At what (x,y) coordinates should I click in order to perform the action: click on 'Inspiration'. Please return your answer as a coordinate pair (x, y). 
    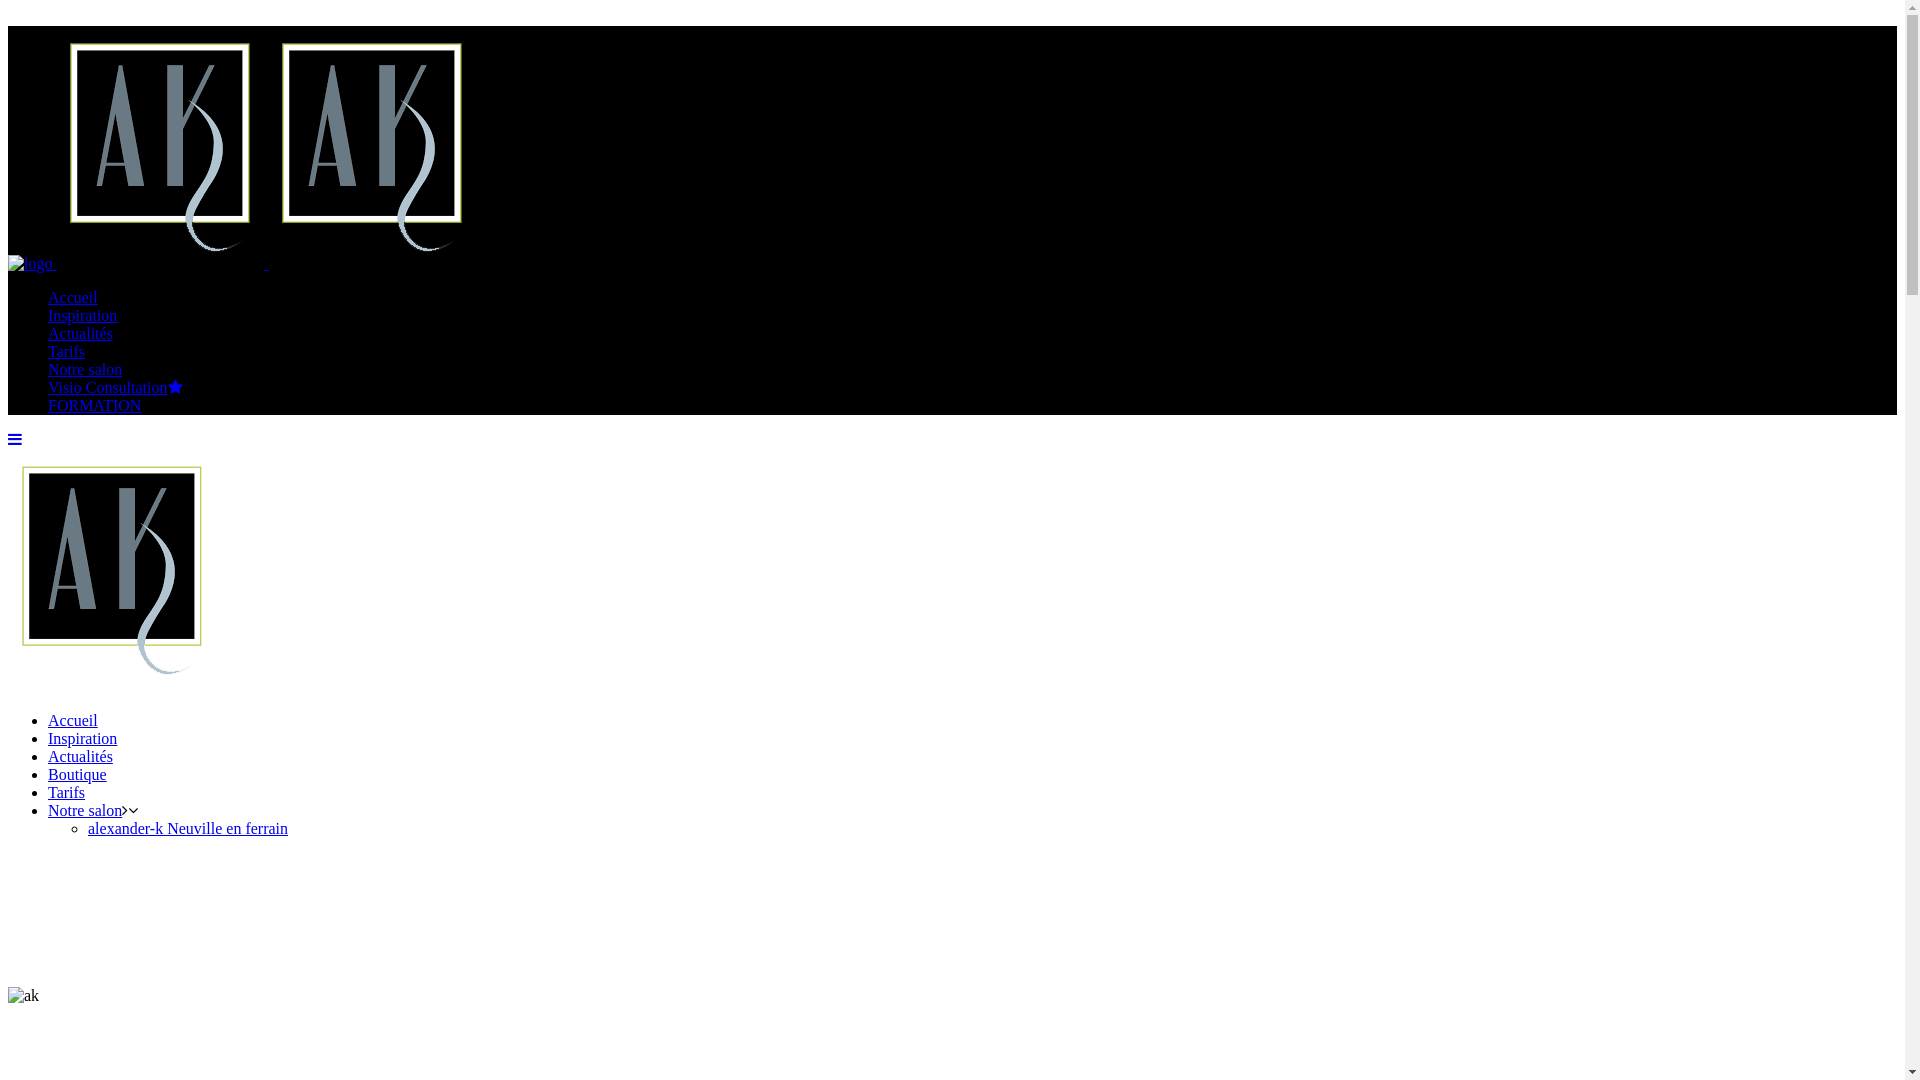
    Looking at the image, I should click on (81, 738).